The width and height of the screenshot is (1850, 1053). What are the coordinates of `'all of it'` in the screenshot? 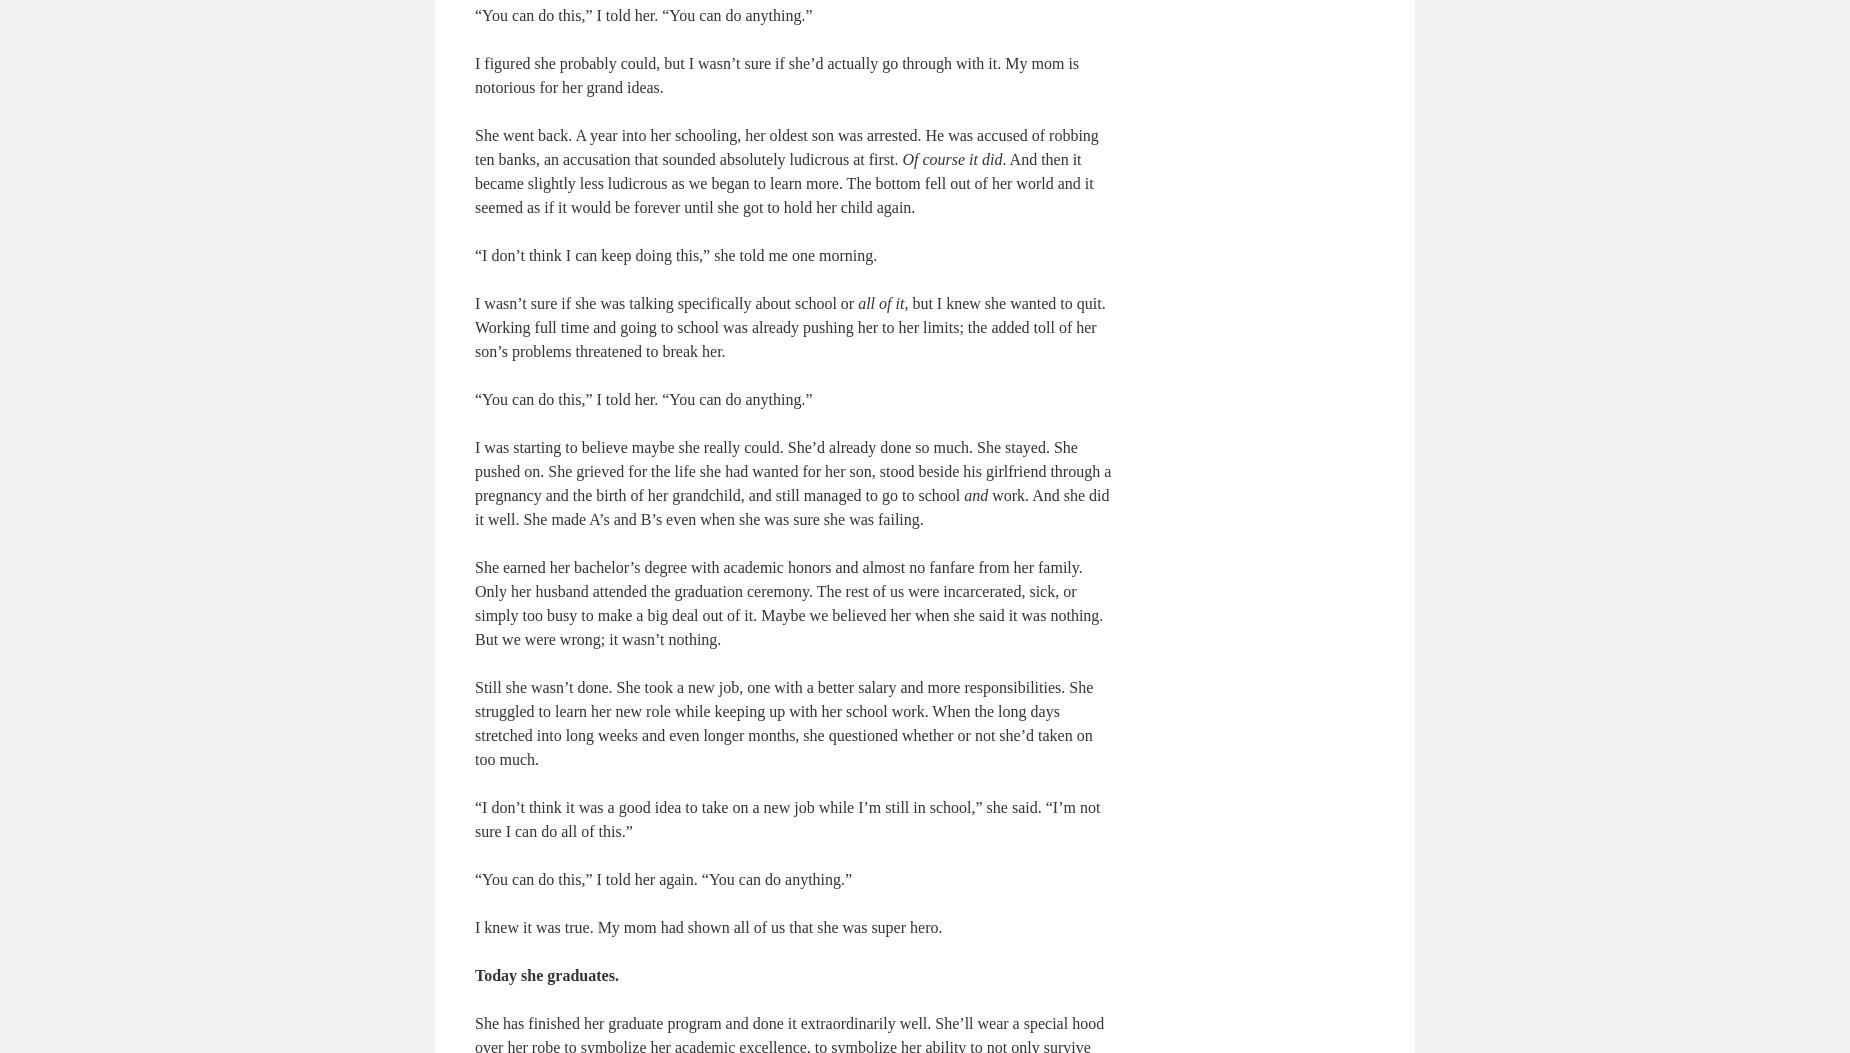 It's located at (880, 303).